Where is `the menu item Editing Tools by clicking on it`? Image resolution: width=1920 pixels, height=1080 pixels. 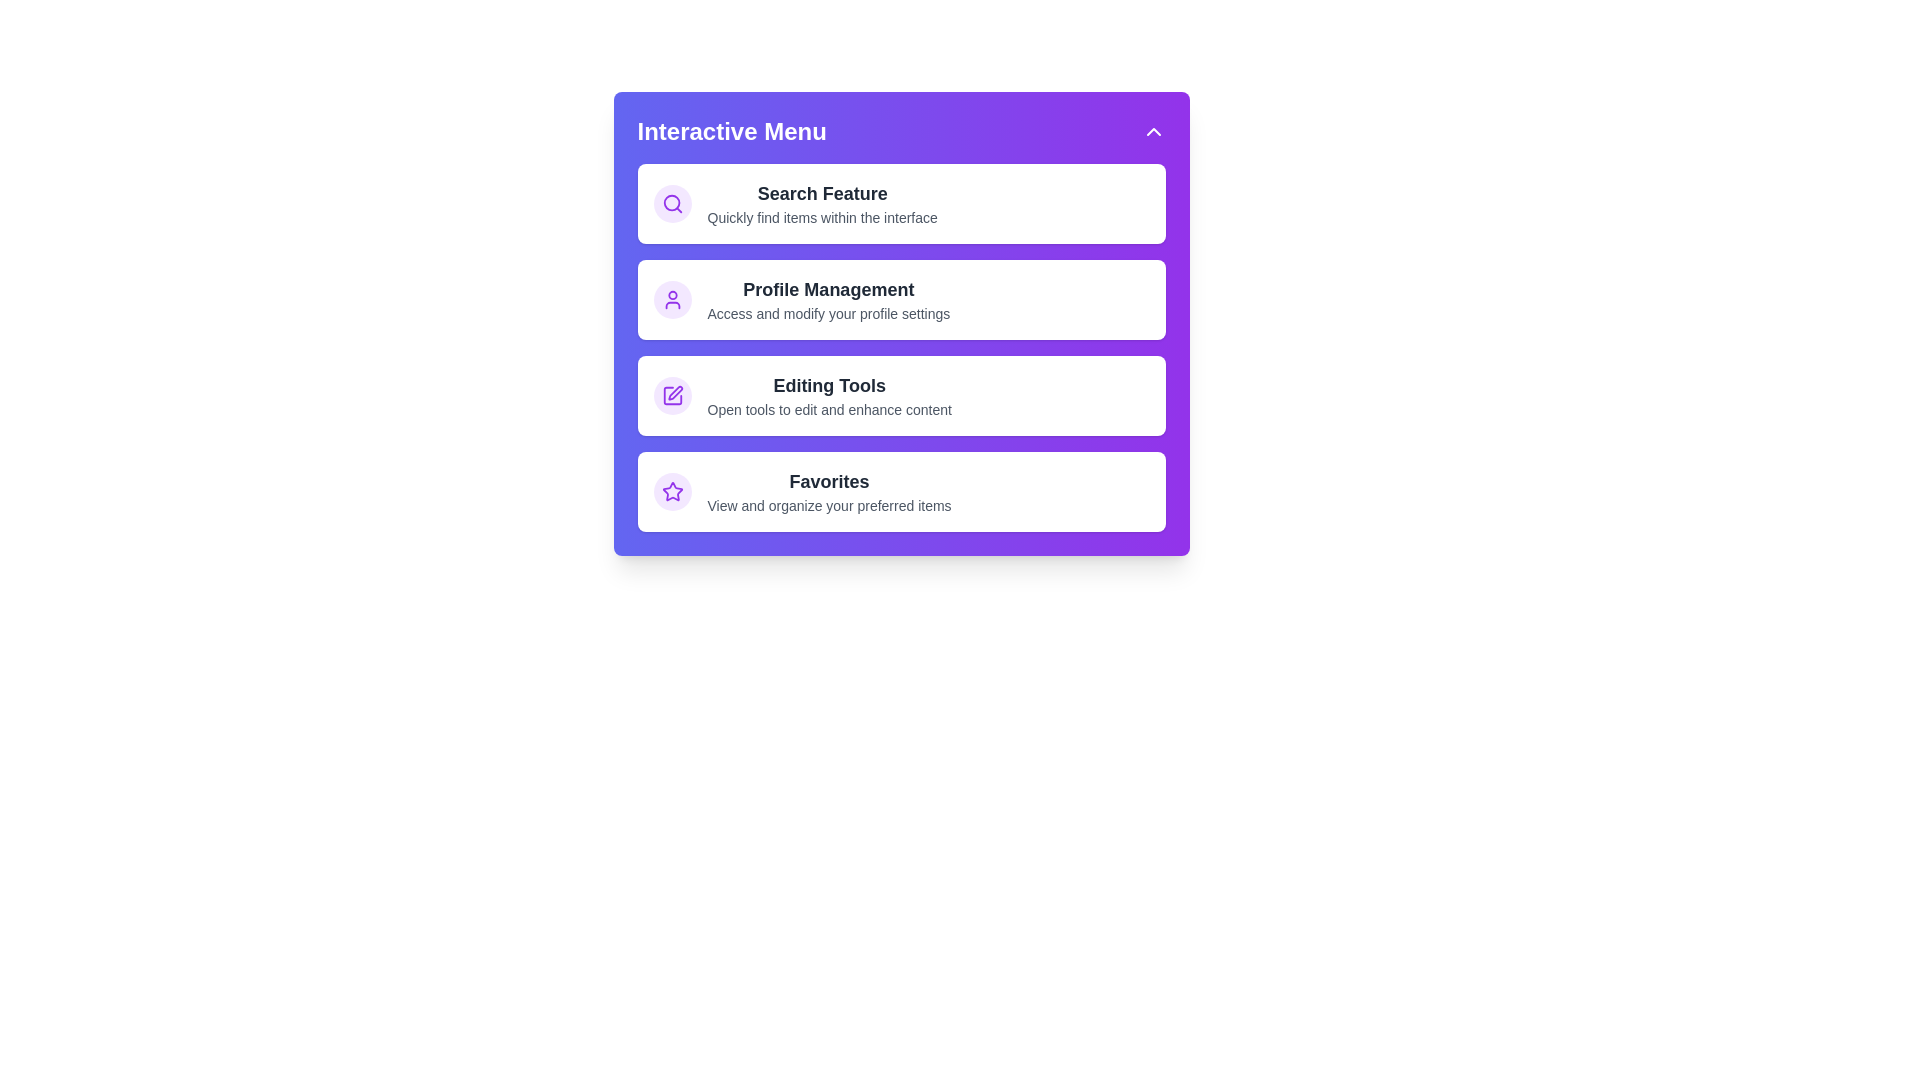
the menu item Editing Tools by clicking on it is located at coordinates (900, 396).